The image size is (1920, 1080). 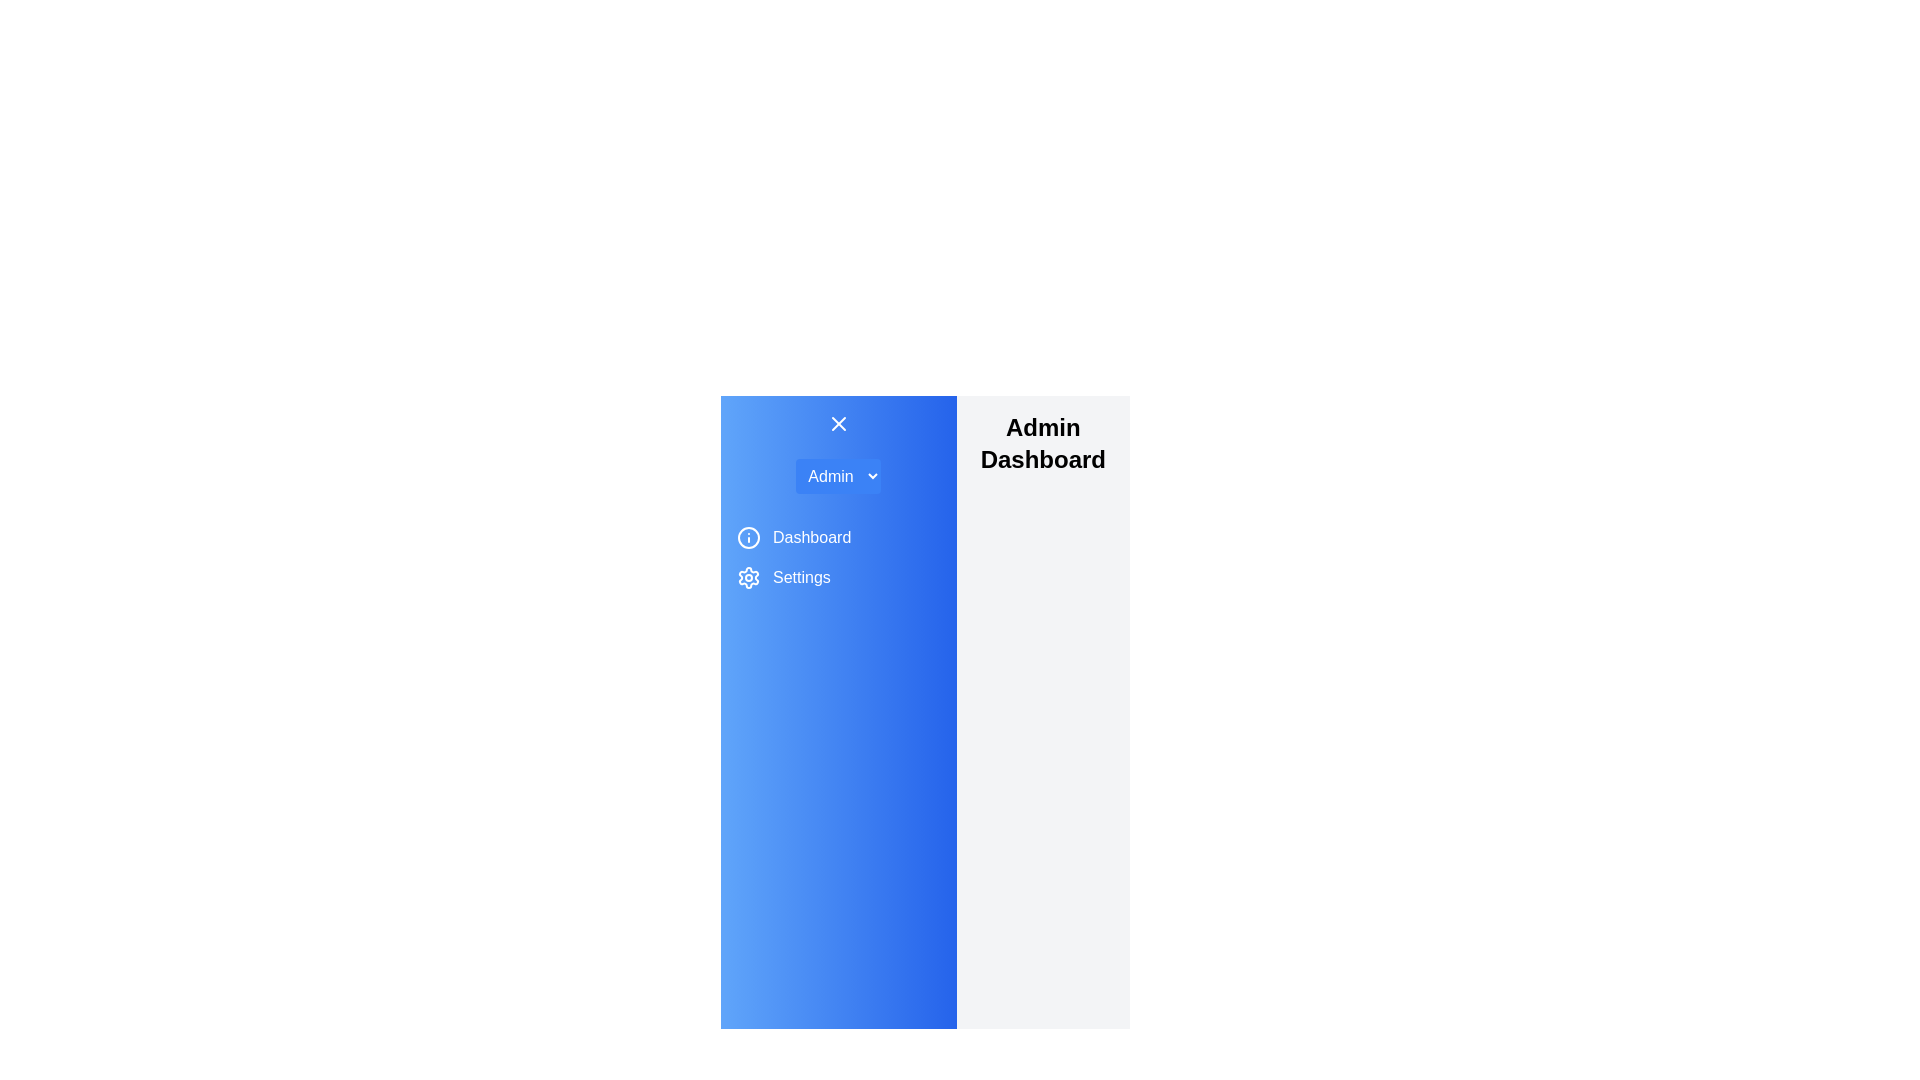 What do you see at coordinates (811, 536) in the screenshot?
I see `the menu item labeled Dashboard` at bounding box center [811, 536].